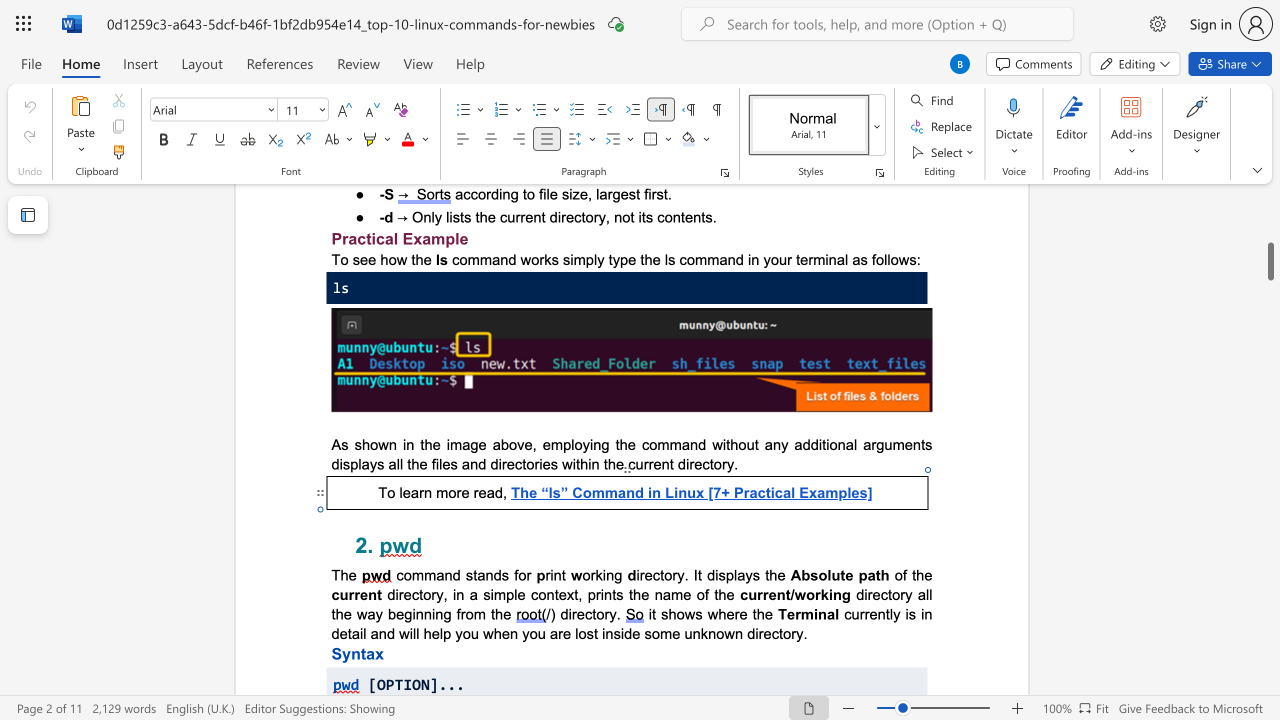 The height and width of the screenshot is (720, 1280). What do you see at coordinates (503, 193) in the screenshot?
I see `the space between the continuous character "i" and "n" in the text` at bounding box center [503, 193].